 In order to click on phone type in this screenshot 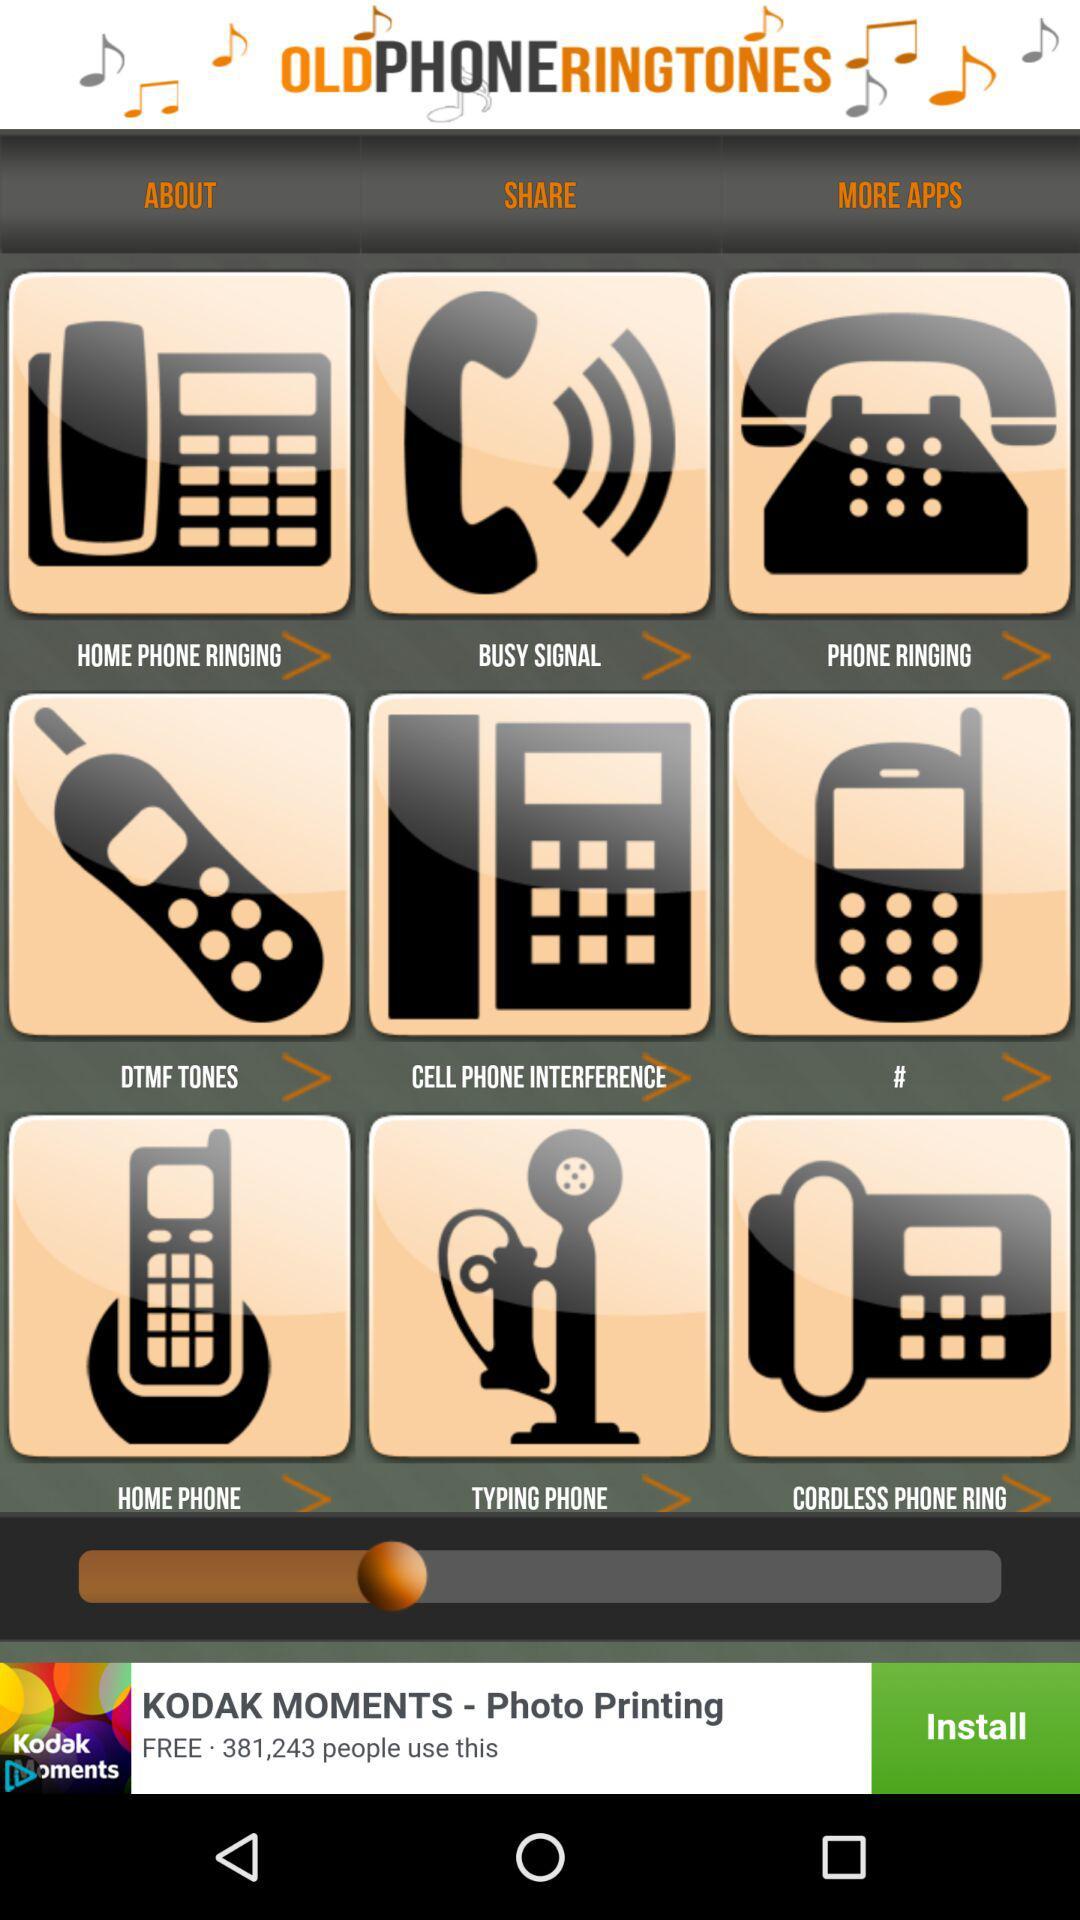, I will do `click(538, 443)`.